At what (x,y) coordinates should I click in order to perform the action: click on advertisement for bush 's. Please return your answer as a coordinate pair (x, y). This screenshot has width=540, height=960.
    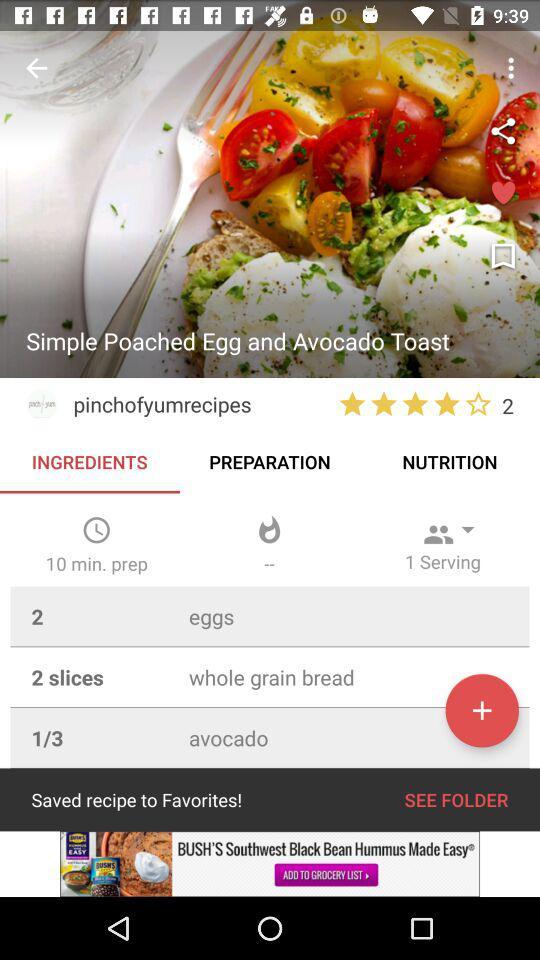
    Looking at the image, I should click on (270, 863).